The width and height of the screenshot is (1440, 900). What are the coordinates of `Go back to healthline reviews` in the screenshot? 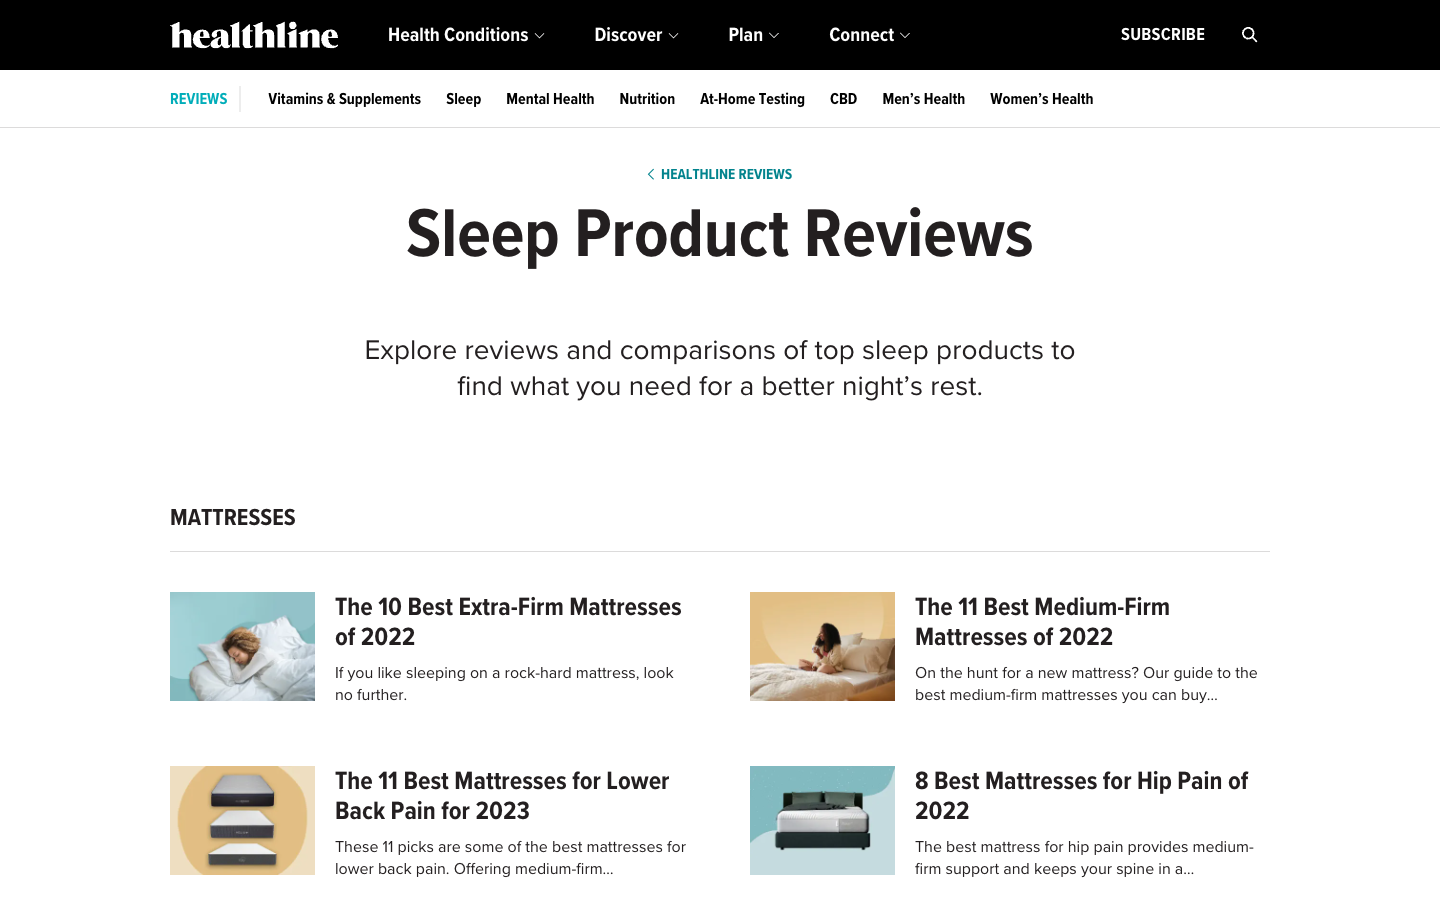 It's located at (720, 174).